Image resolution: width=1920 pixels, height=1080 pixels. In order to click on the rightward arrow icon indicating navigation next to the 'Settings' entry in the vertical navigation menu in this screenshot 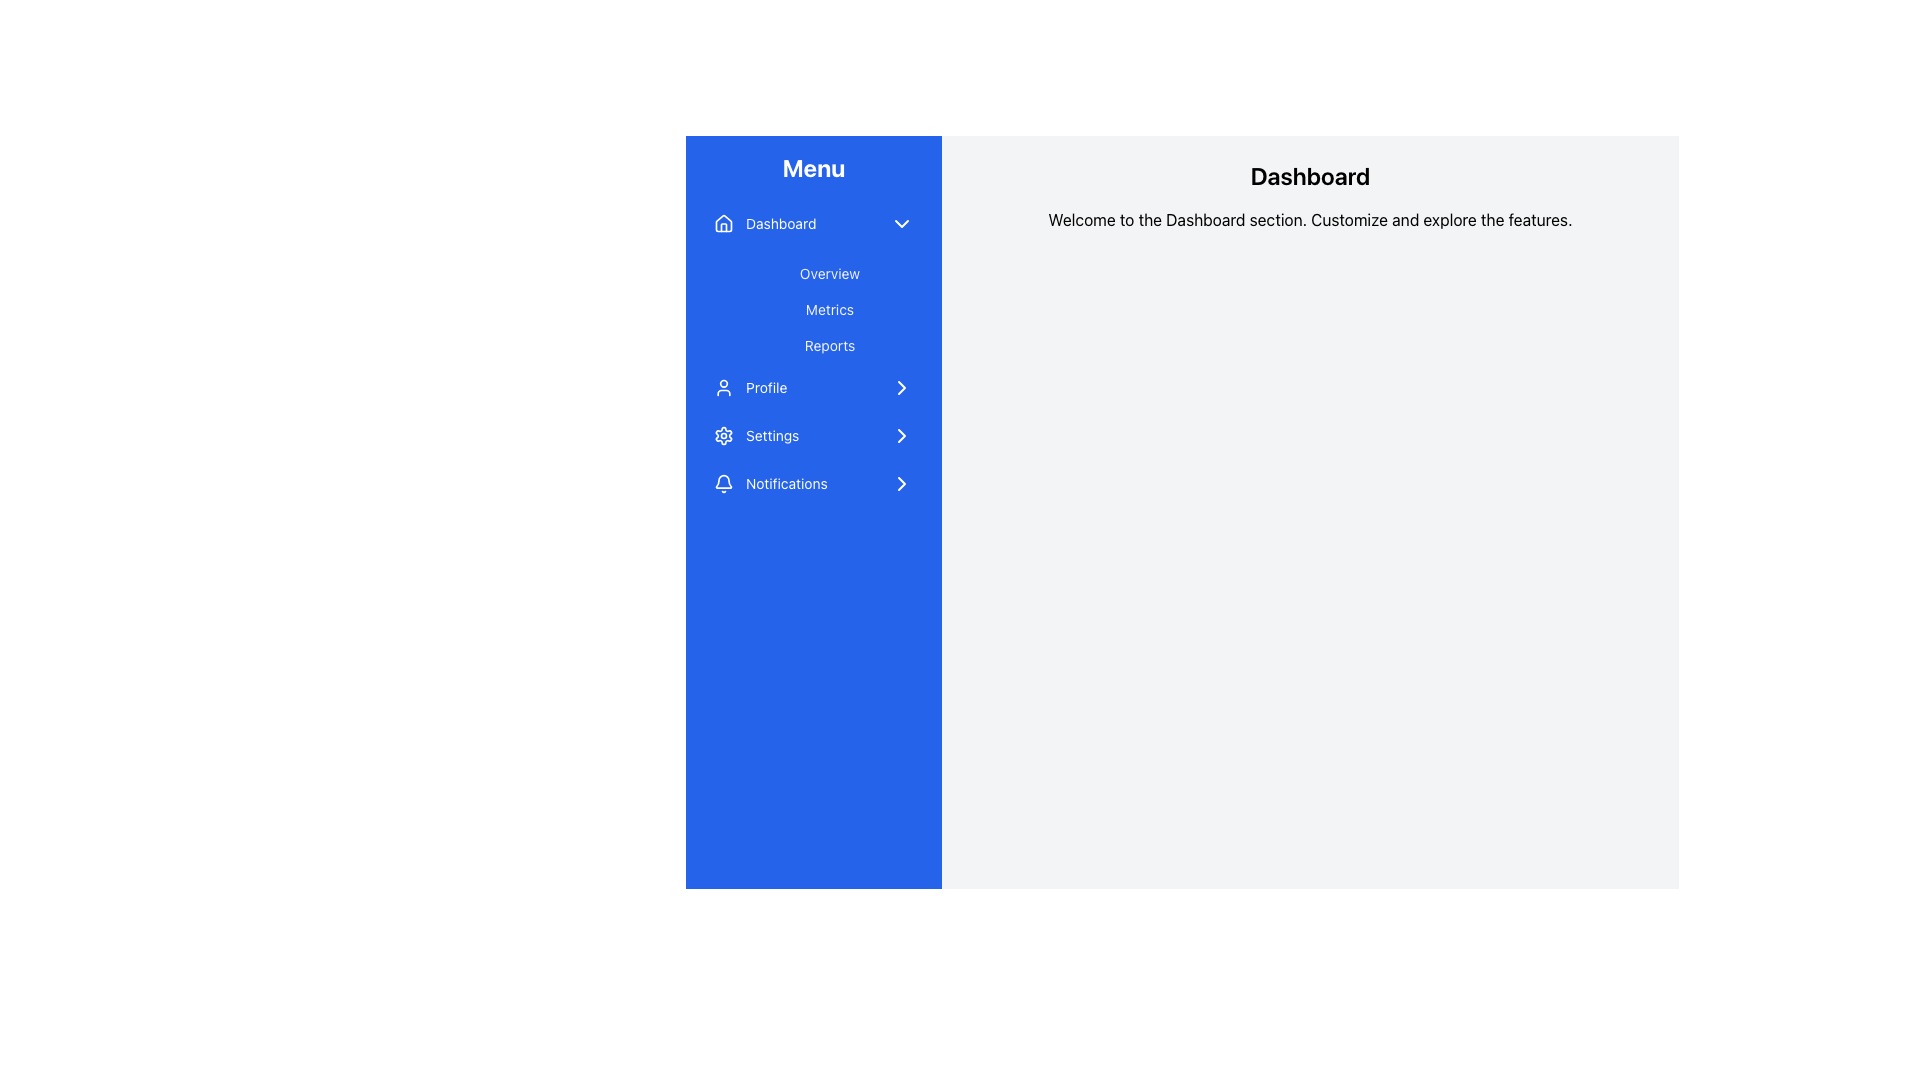, I will do `click(901, 434)`.